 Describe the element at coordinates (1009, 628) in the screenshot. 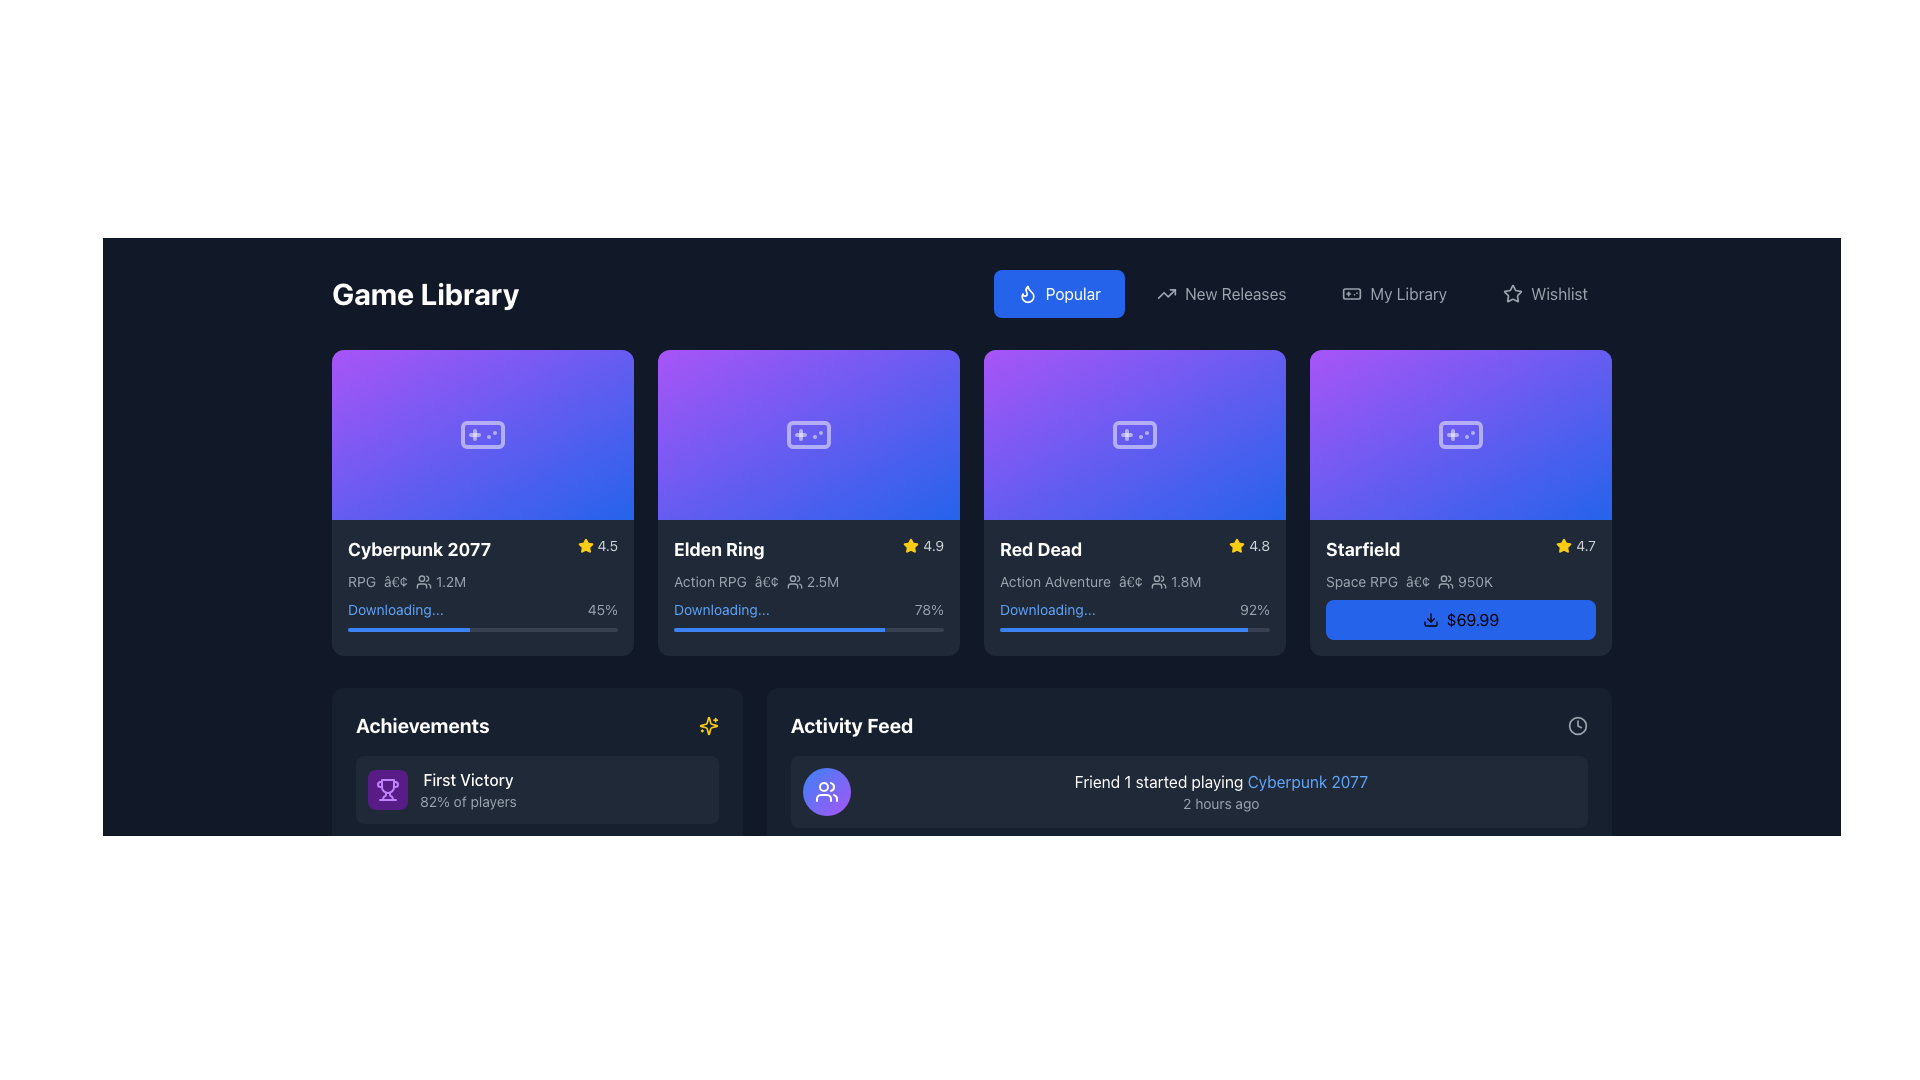

I see `the download progress` at that location.